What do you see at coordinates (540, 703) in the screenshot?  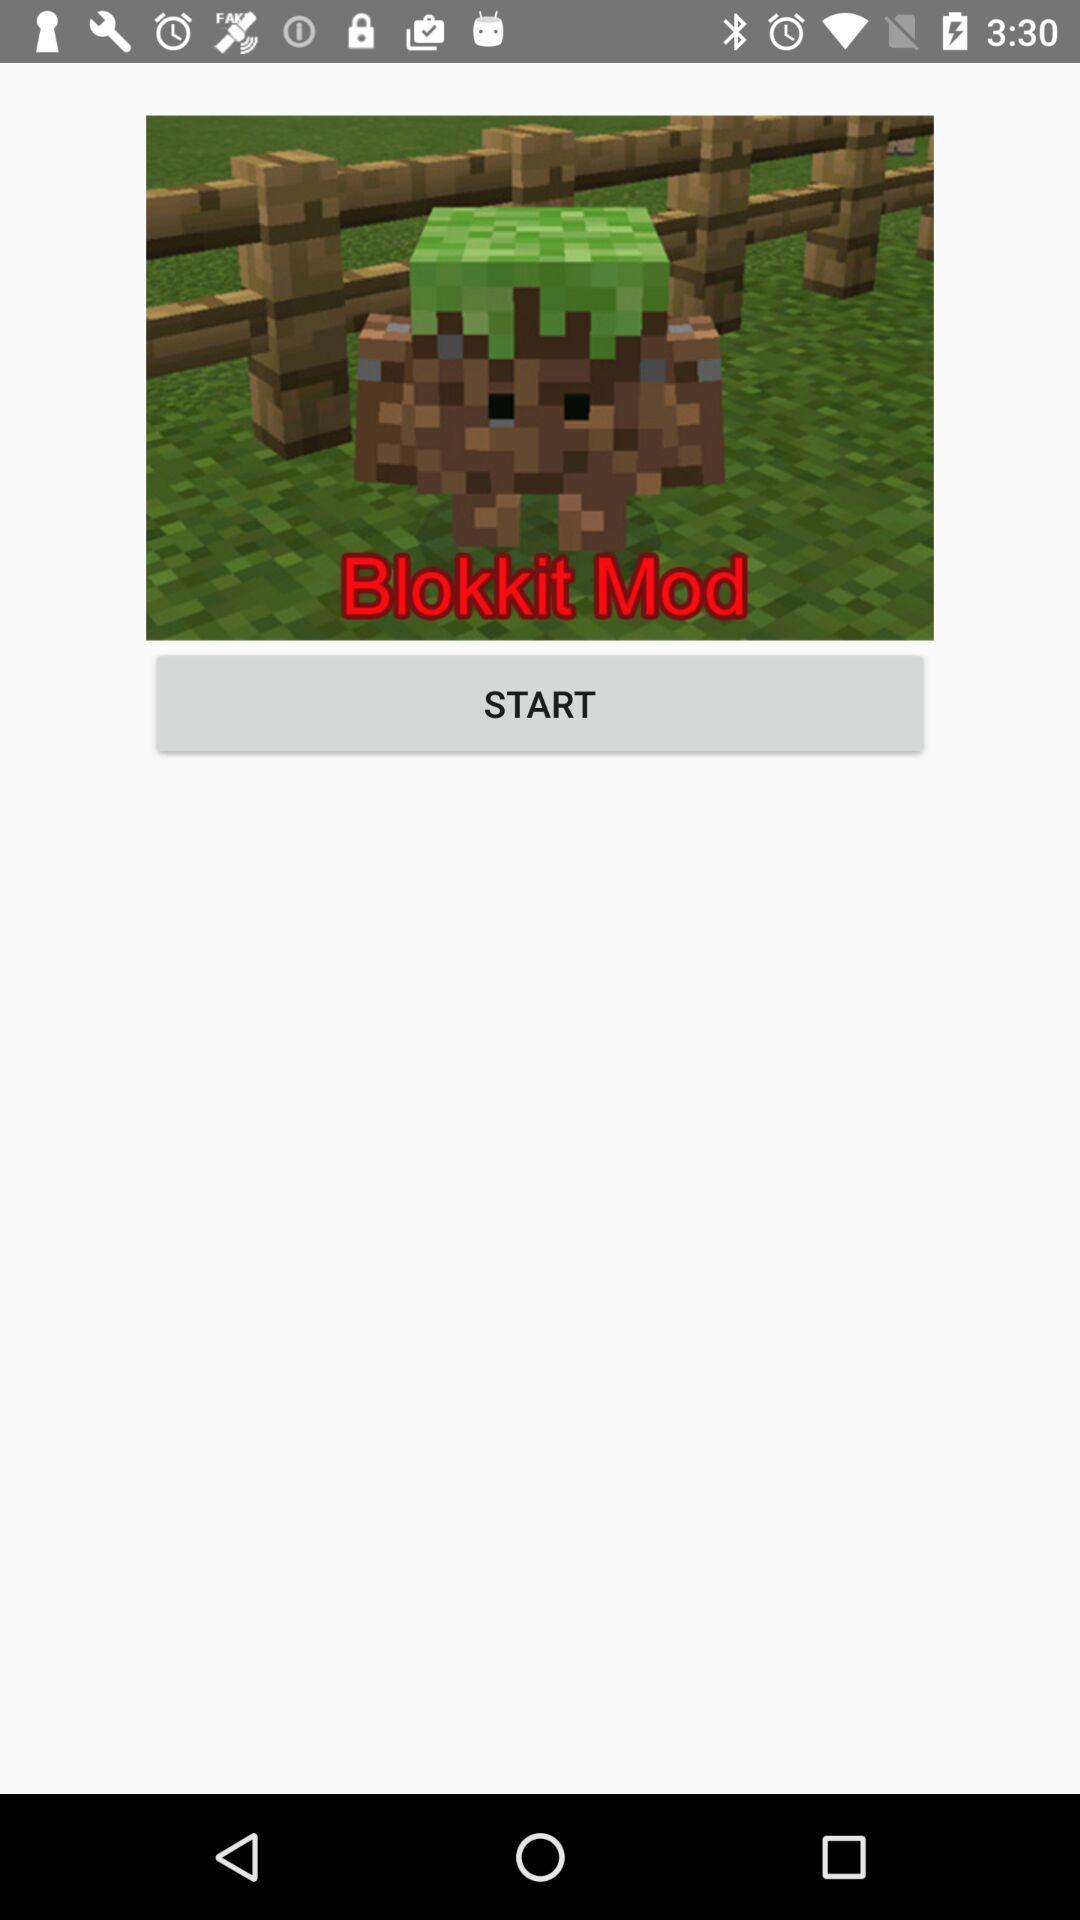 I see `start button` at bounding box center [540, 703].